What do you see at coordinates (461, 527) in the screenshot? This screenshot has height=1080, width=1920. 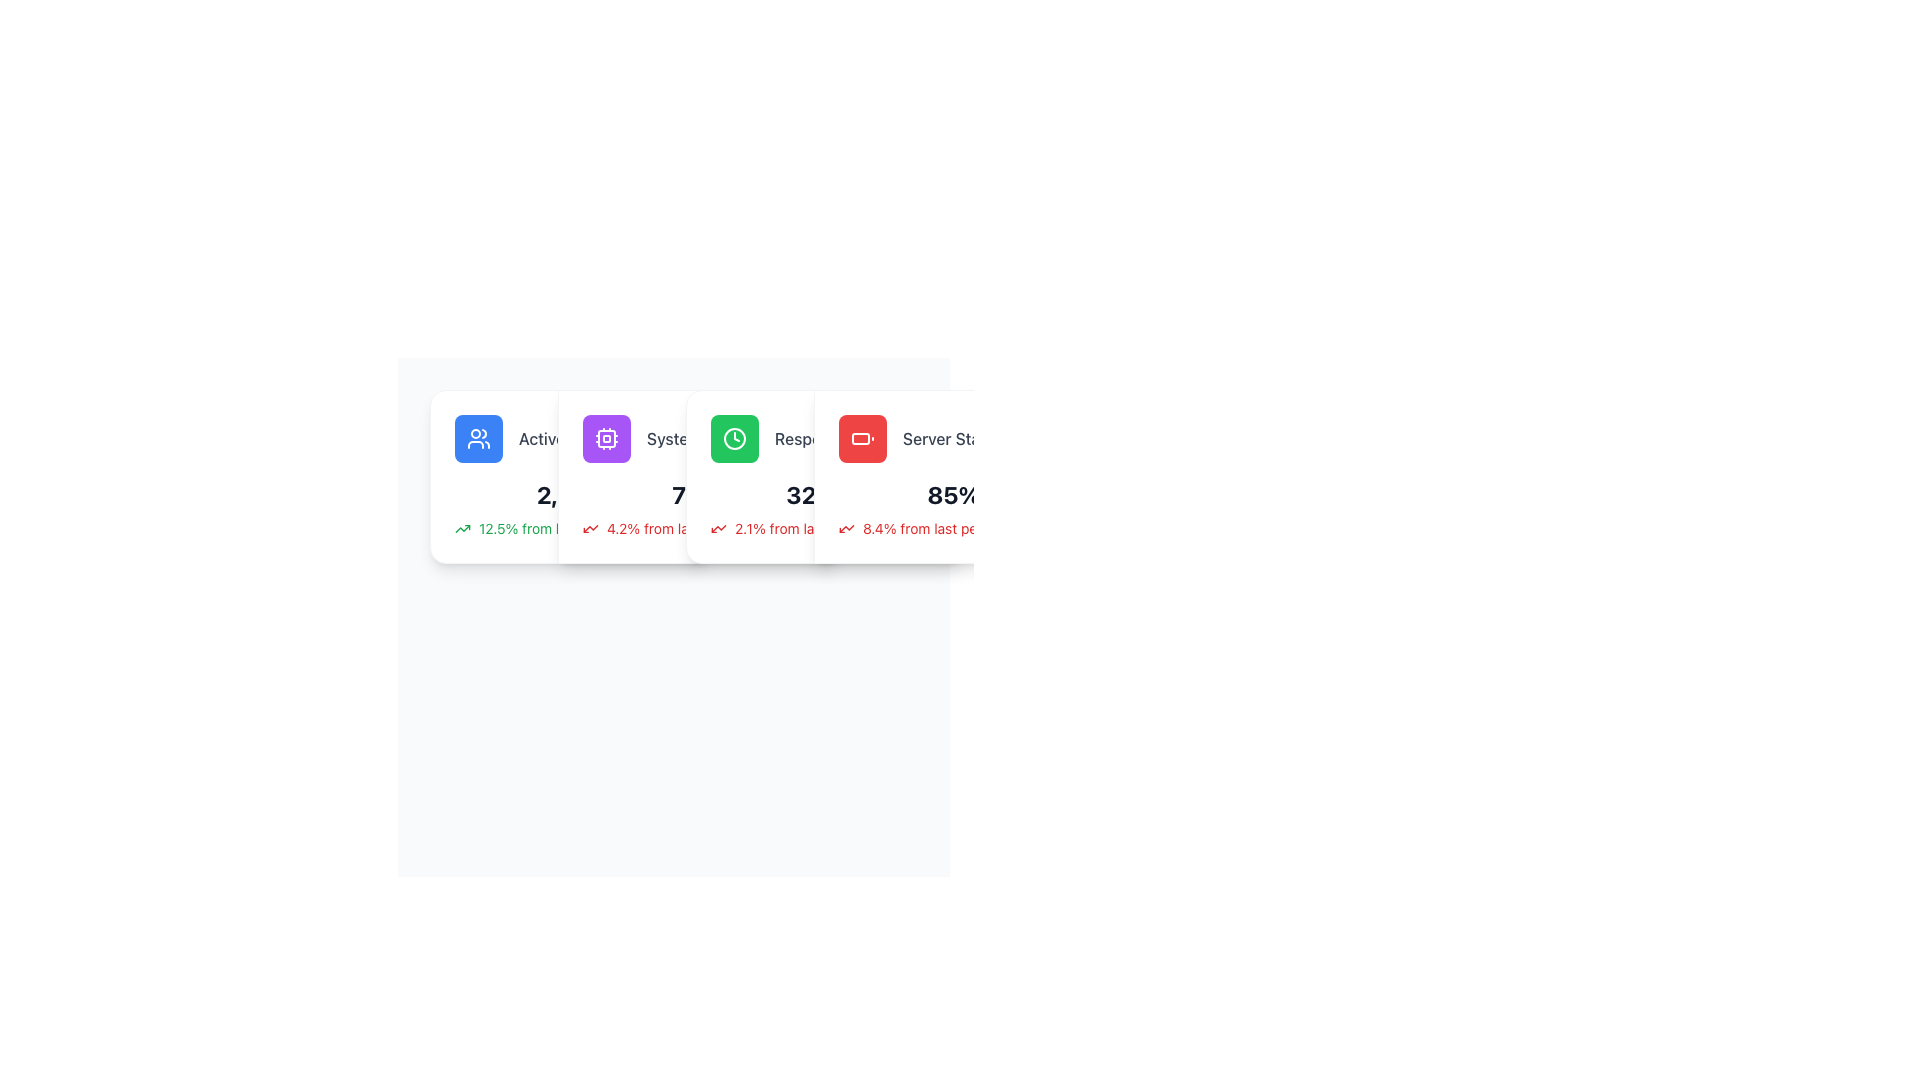 I see `the upward trending icon, which is positioned to the left of the text label '12.5% from last period' in the blue-colored section labeled 'Active'` at bounding box center [461, 527].